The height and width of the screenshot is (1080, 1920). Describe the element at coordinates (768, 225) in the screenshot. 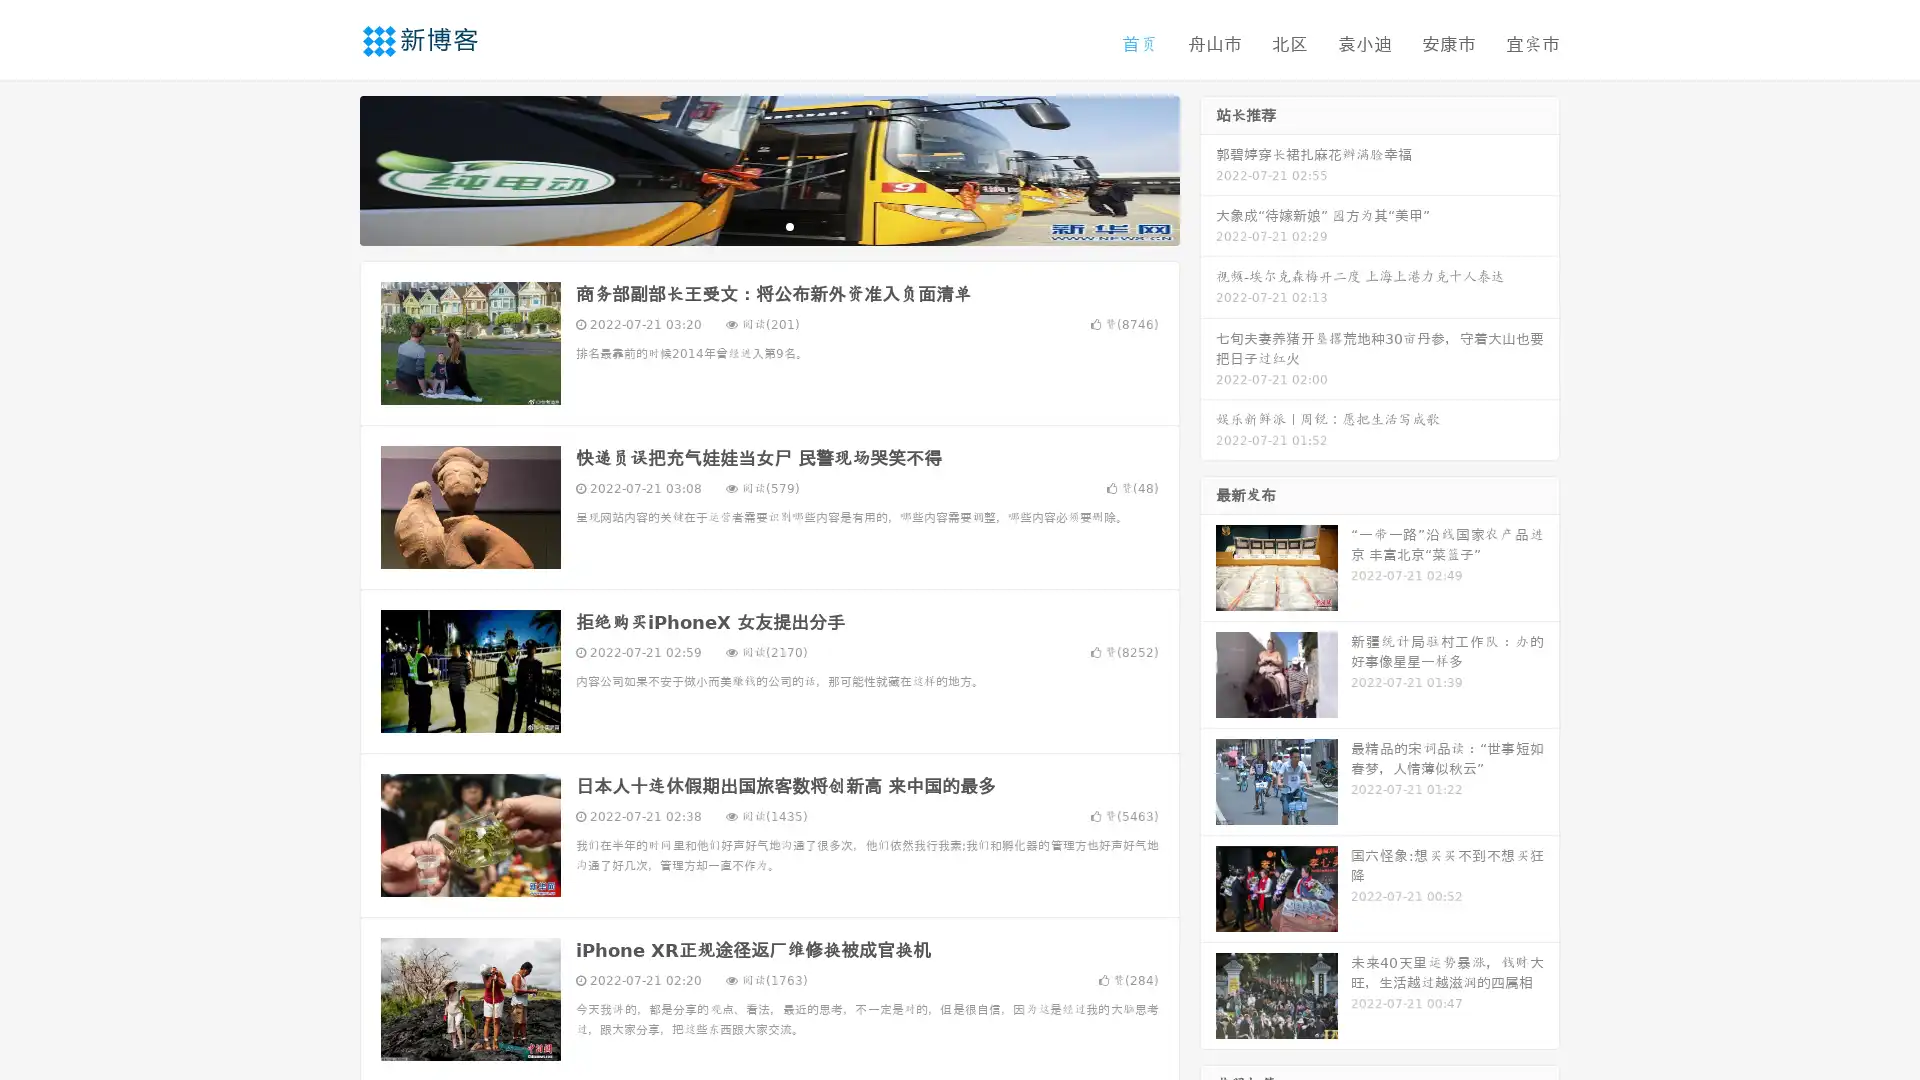

I see `Go to slide 2` at that location.